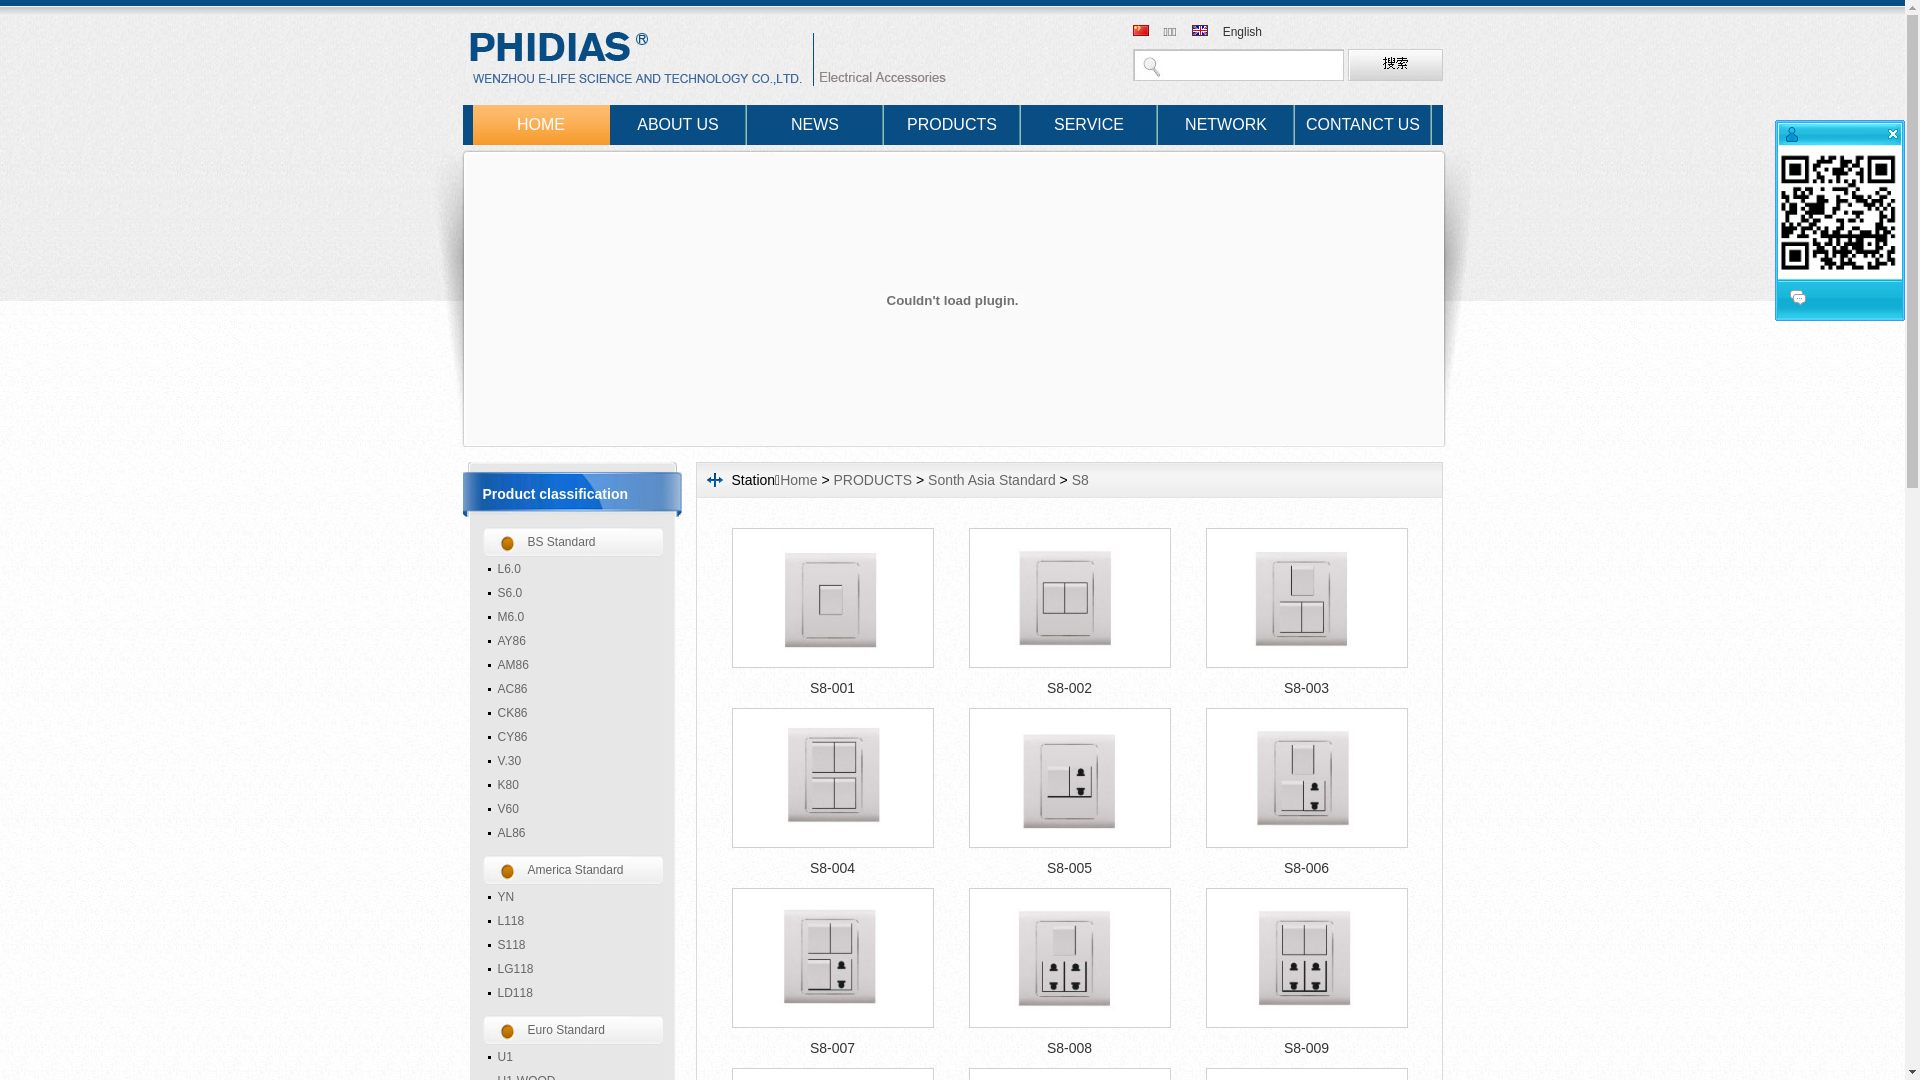 This screenshot has width=1920, height=1080. What do you see at coordinates (460, 616) in the screenshot?
I see `'M6.0'` at bounding box center [460, 616].